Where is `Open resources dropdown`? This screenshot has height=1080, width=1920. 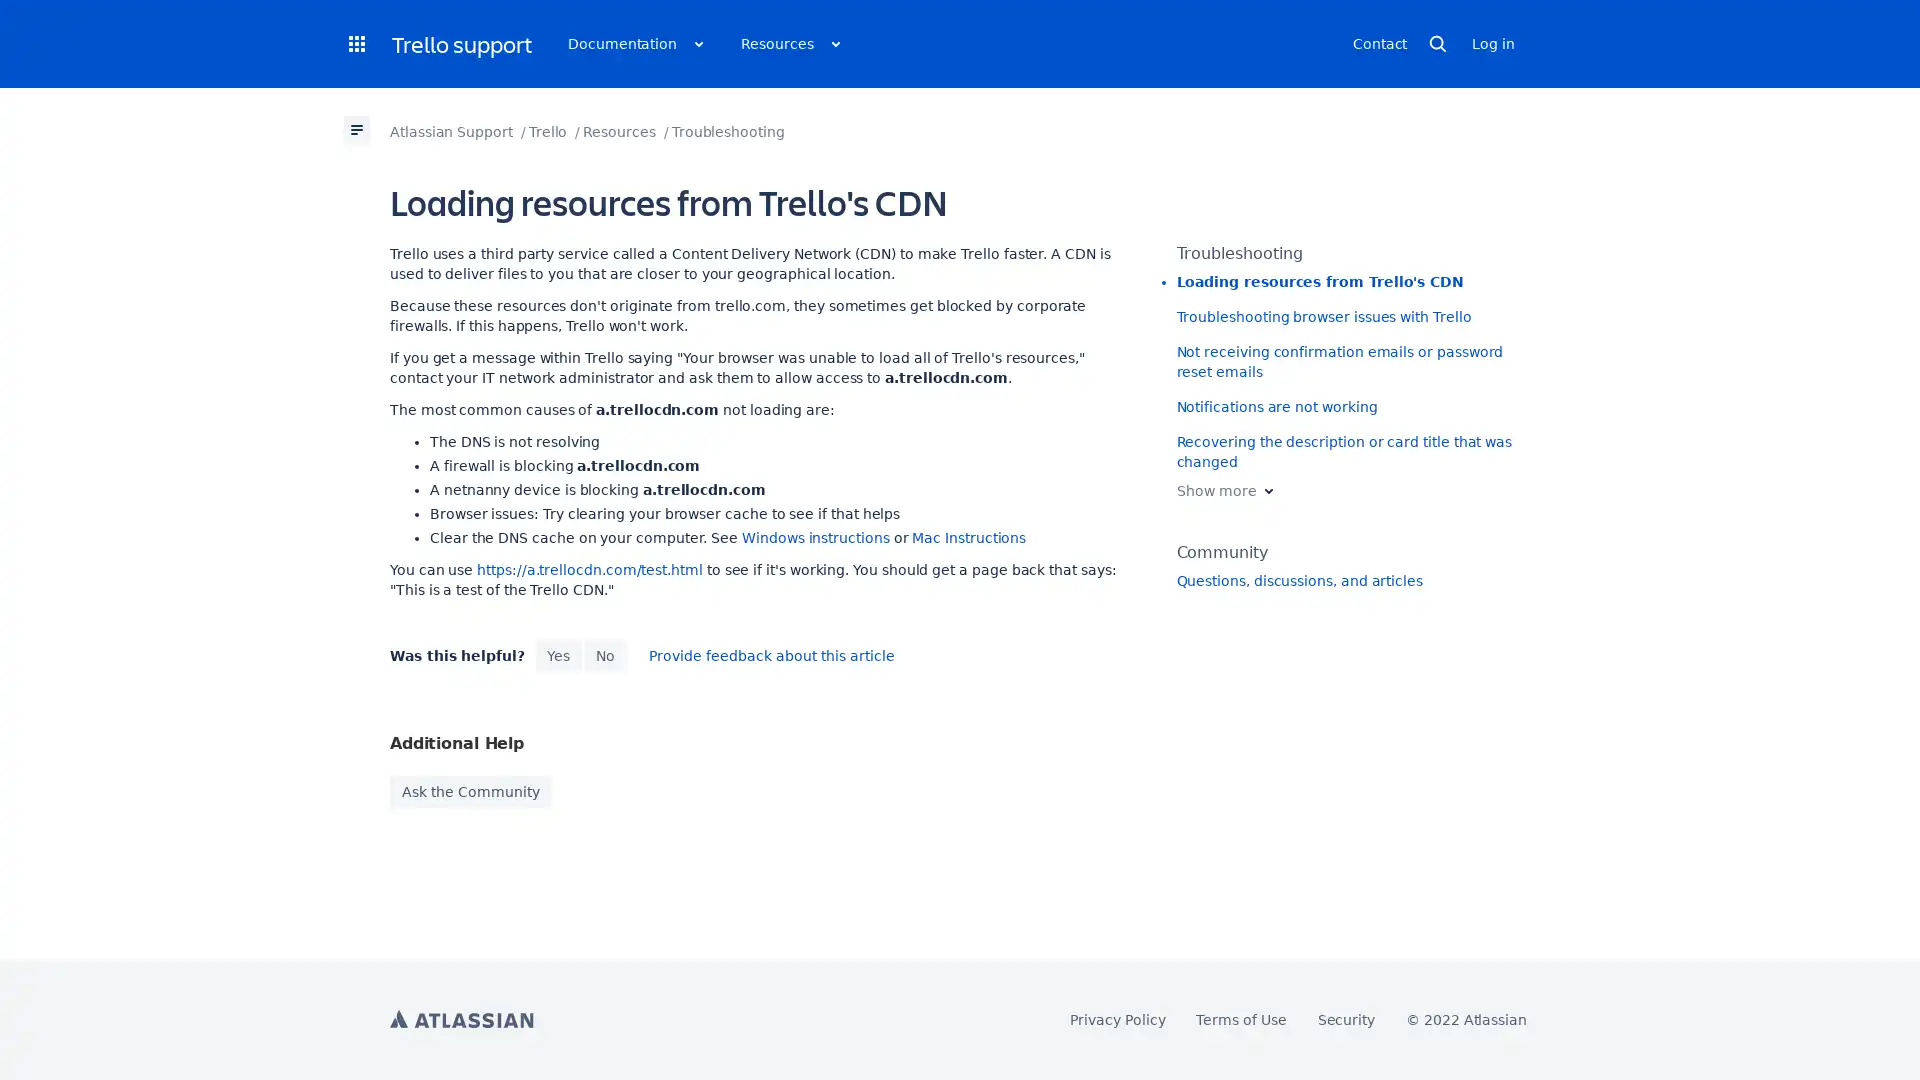
Open resources dropdown is located at coordinates (787, 43).